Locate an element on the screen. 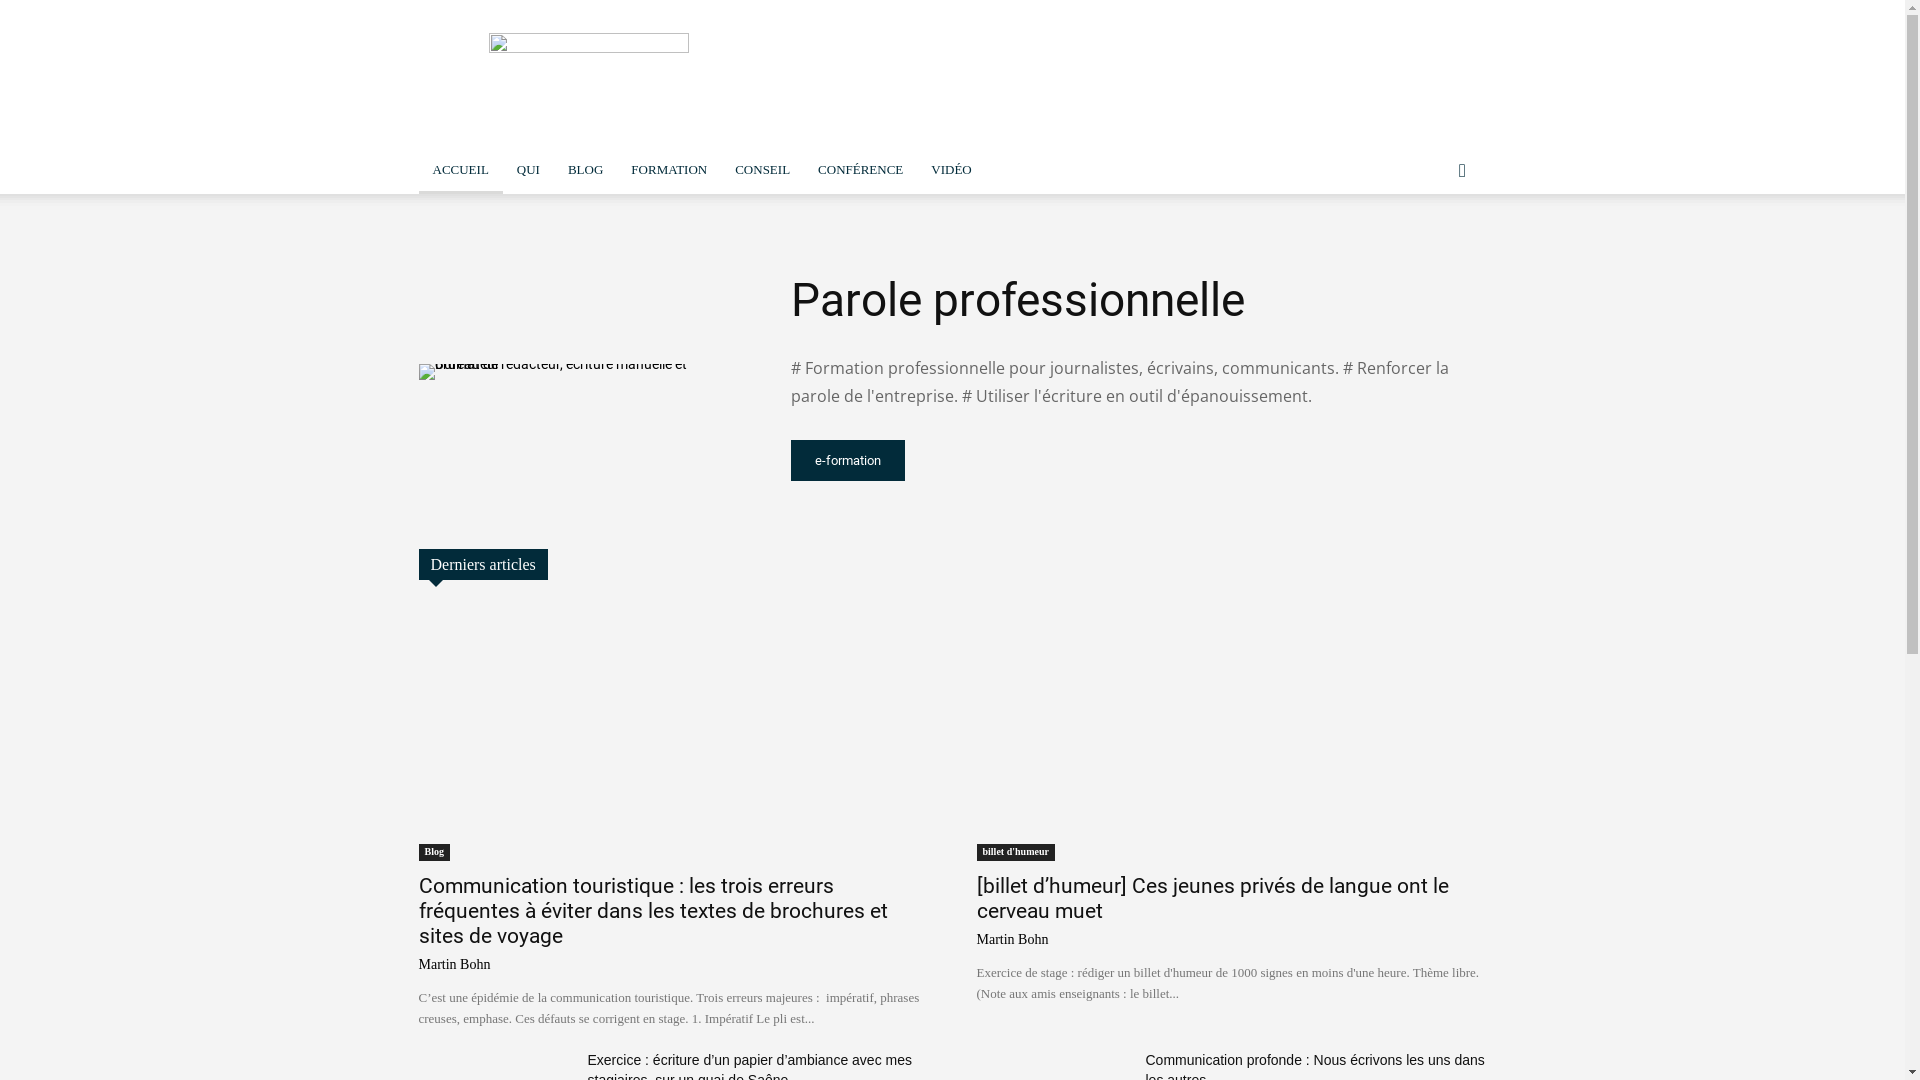 The image size is (1920, 1080). 'Blog' is located at coordinates (432, 852).